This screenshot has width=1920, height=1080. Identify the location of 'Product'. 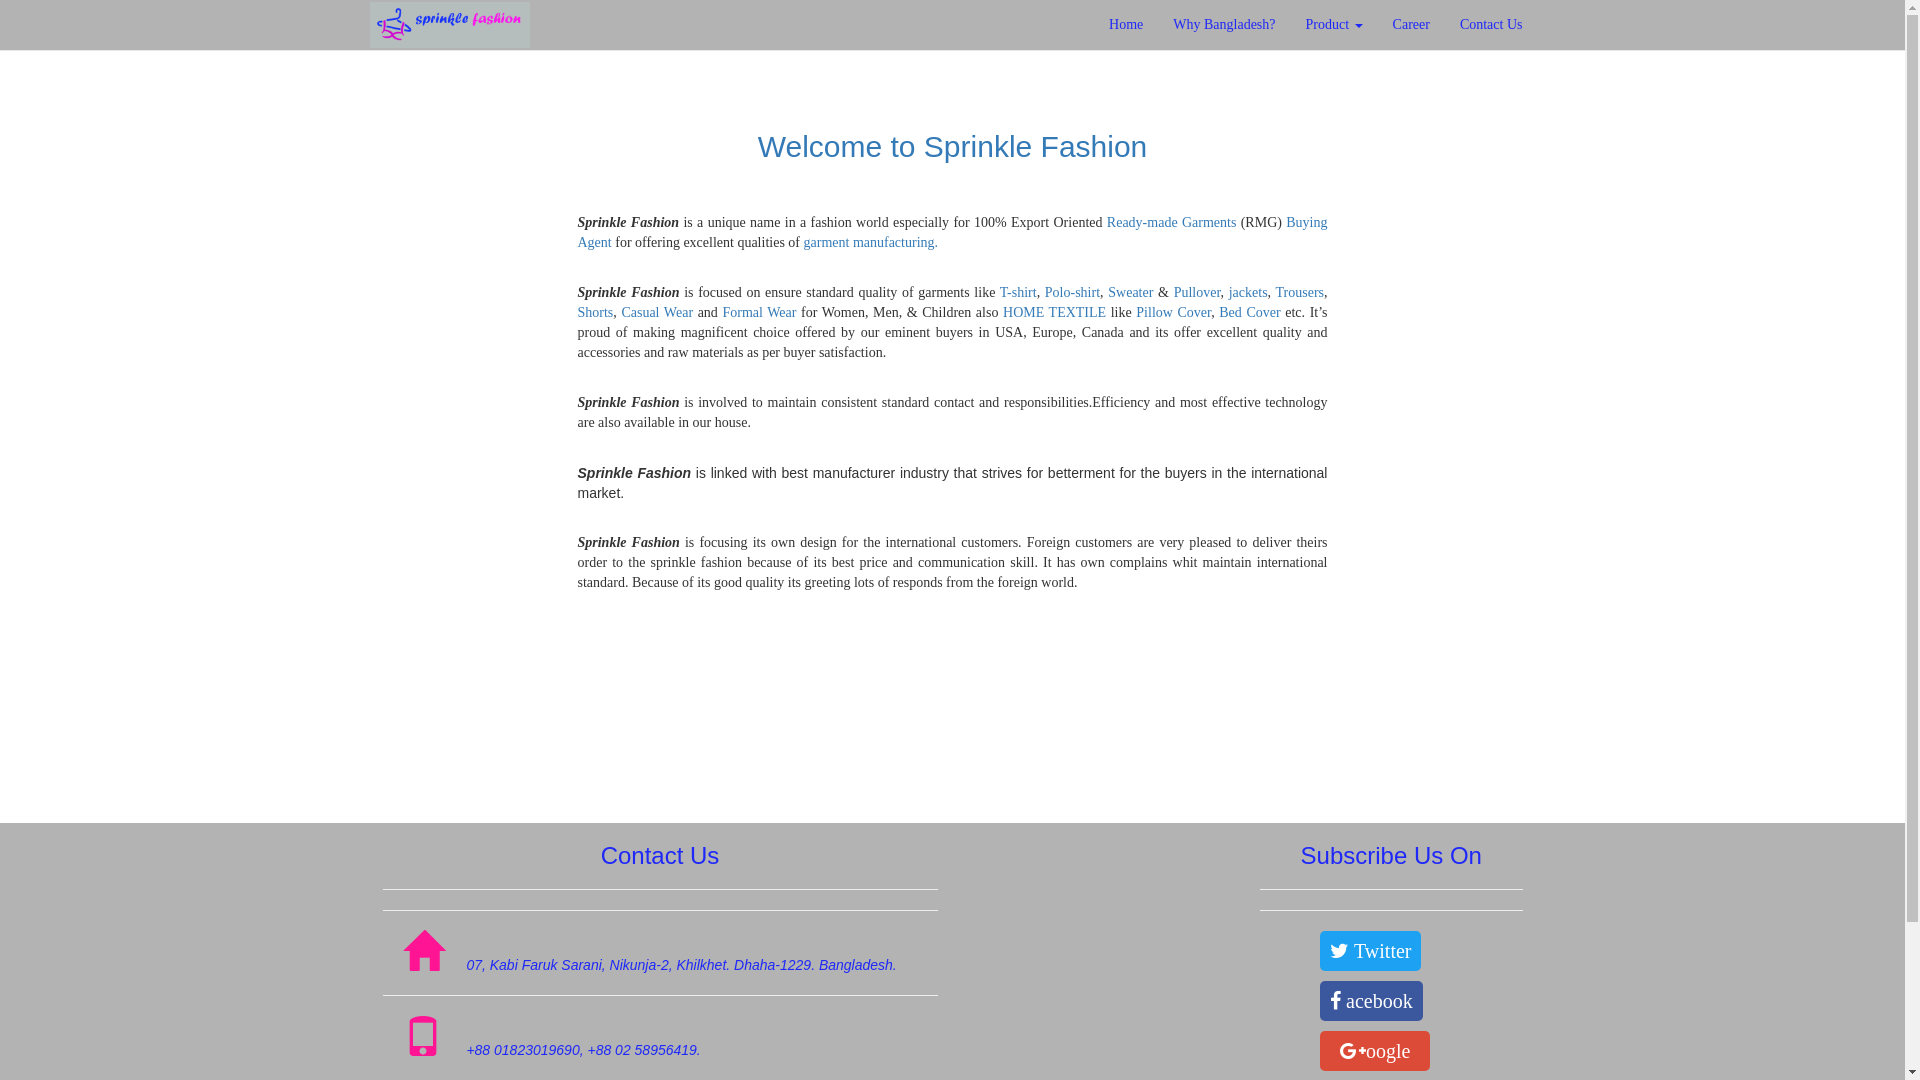
(1291, 24).